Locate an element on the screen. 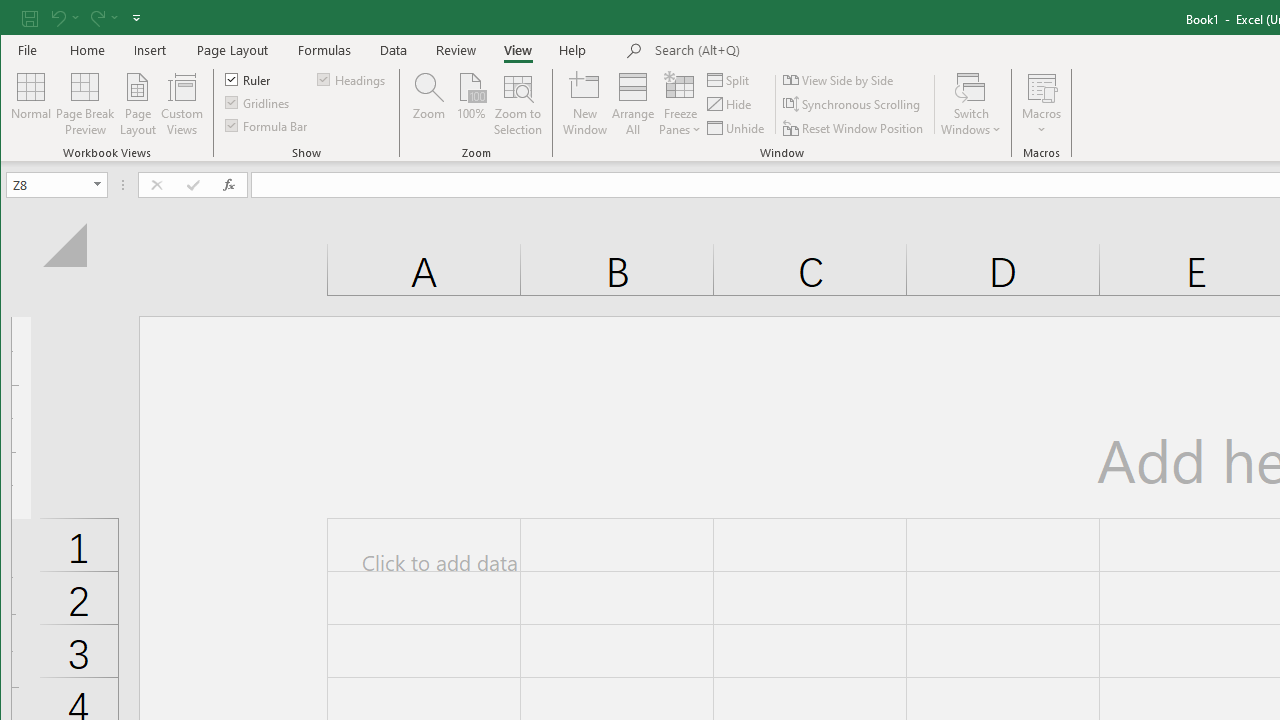 This screenshot has height=720, width=1280. 'Unhide...' is located at coordinates (736, 128).